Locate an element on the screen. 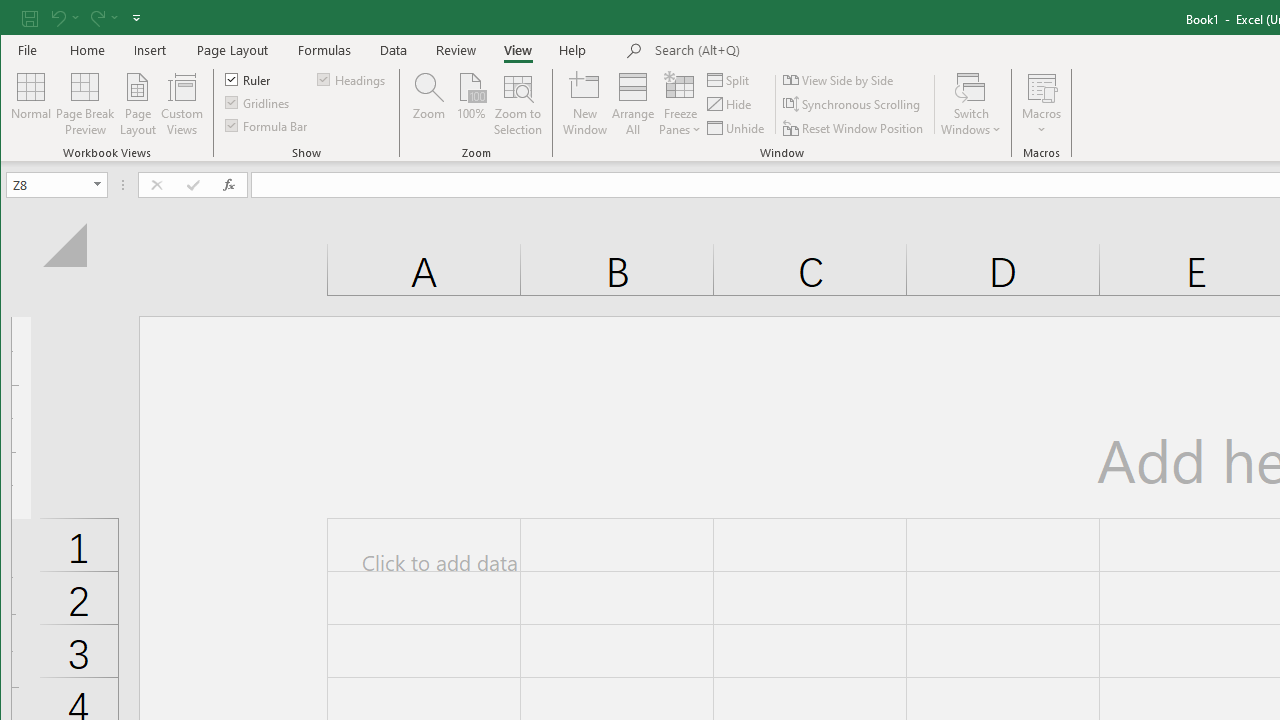 This screenshot has height=720, width=1280. 'Unhide...' is located at coordinates (736, 128).